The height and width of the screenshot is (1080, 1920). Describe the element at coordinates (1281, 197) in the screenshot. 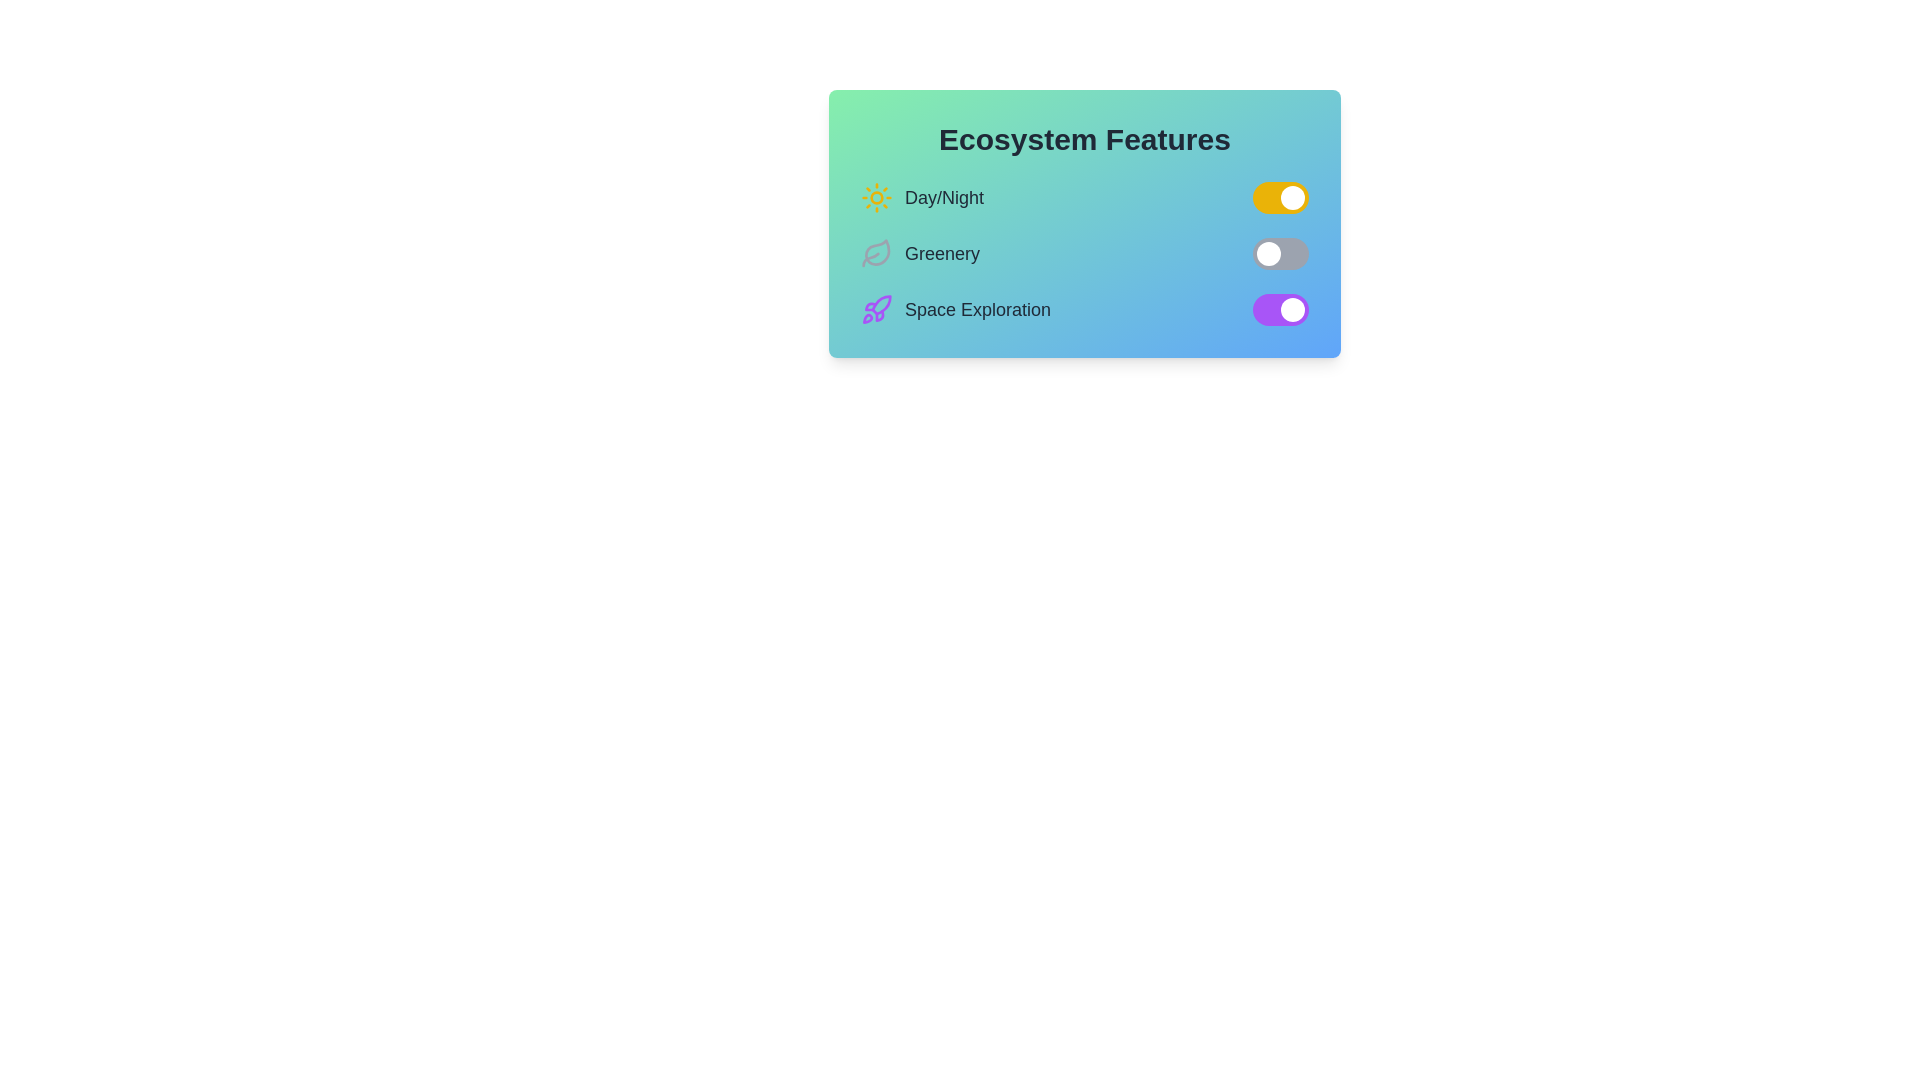

I see `the toggle switch with a yellow background and a white circular knob, located in the top-right corner adjacent to the 'Day/Night' label, to change its state` at that location.